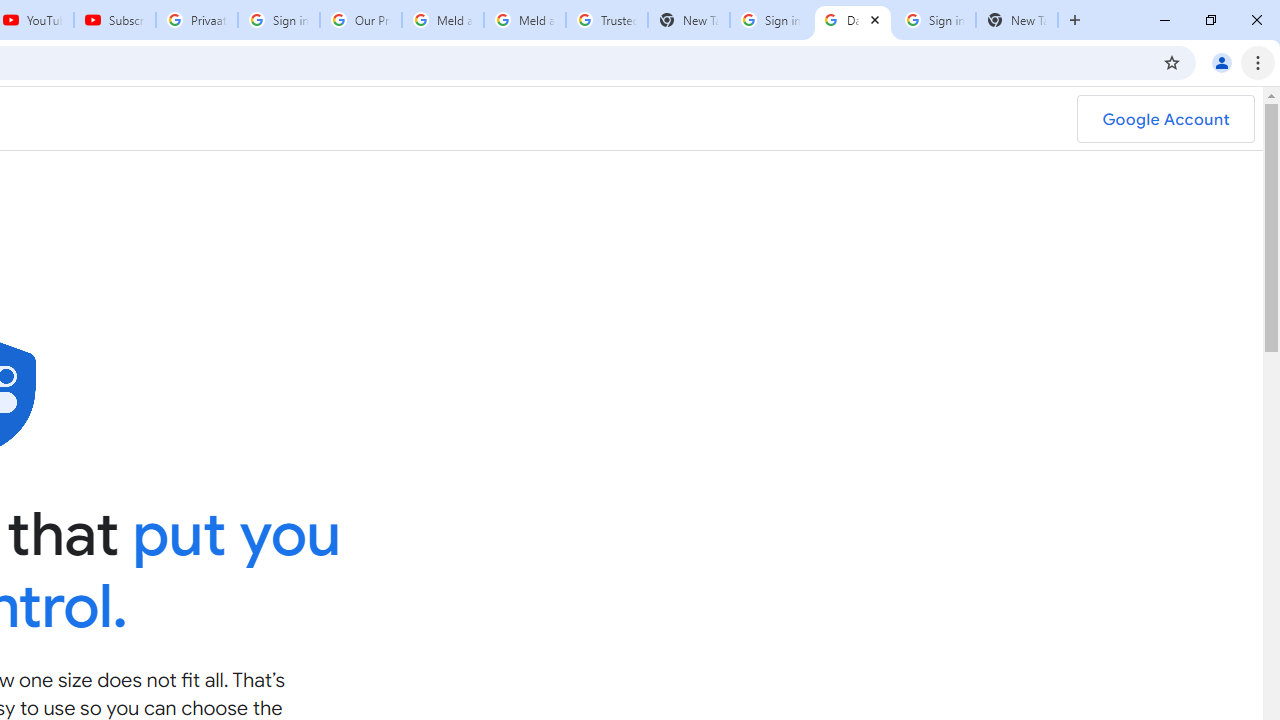 This screenshot has width=1280, height=720. Describe the element at coordinates (1165, 119) in the screenshot. I see `'Google Account'` at that location.